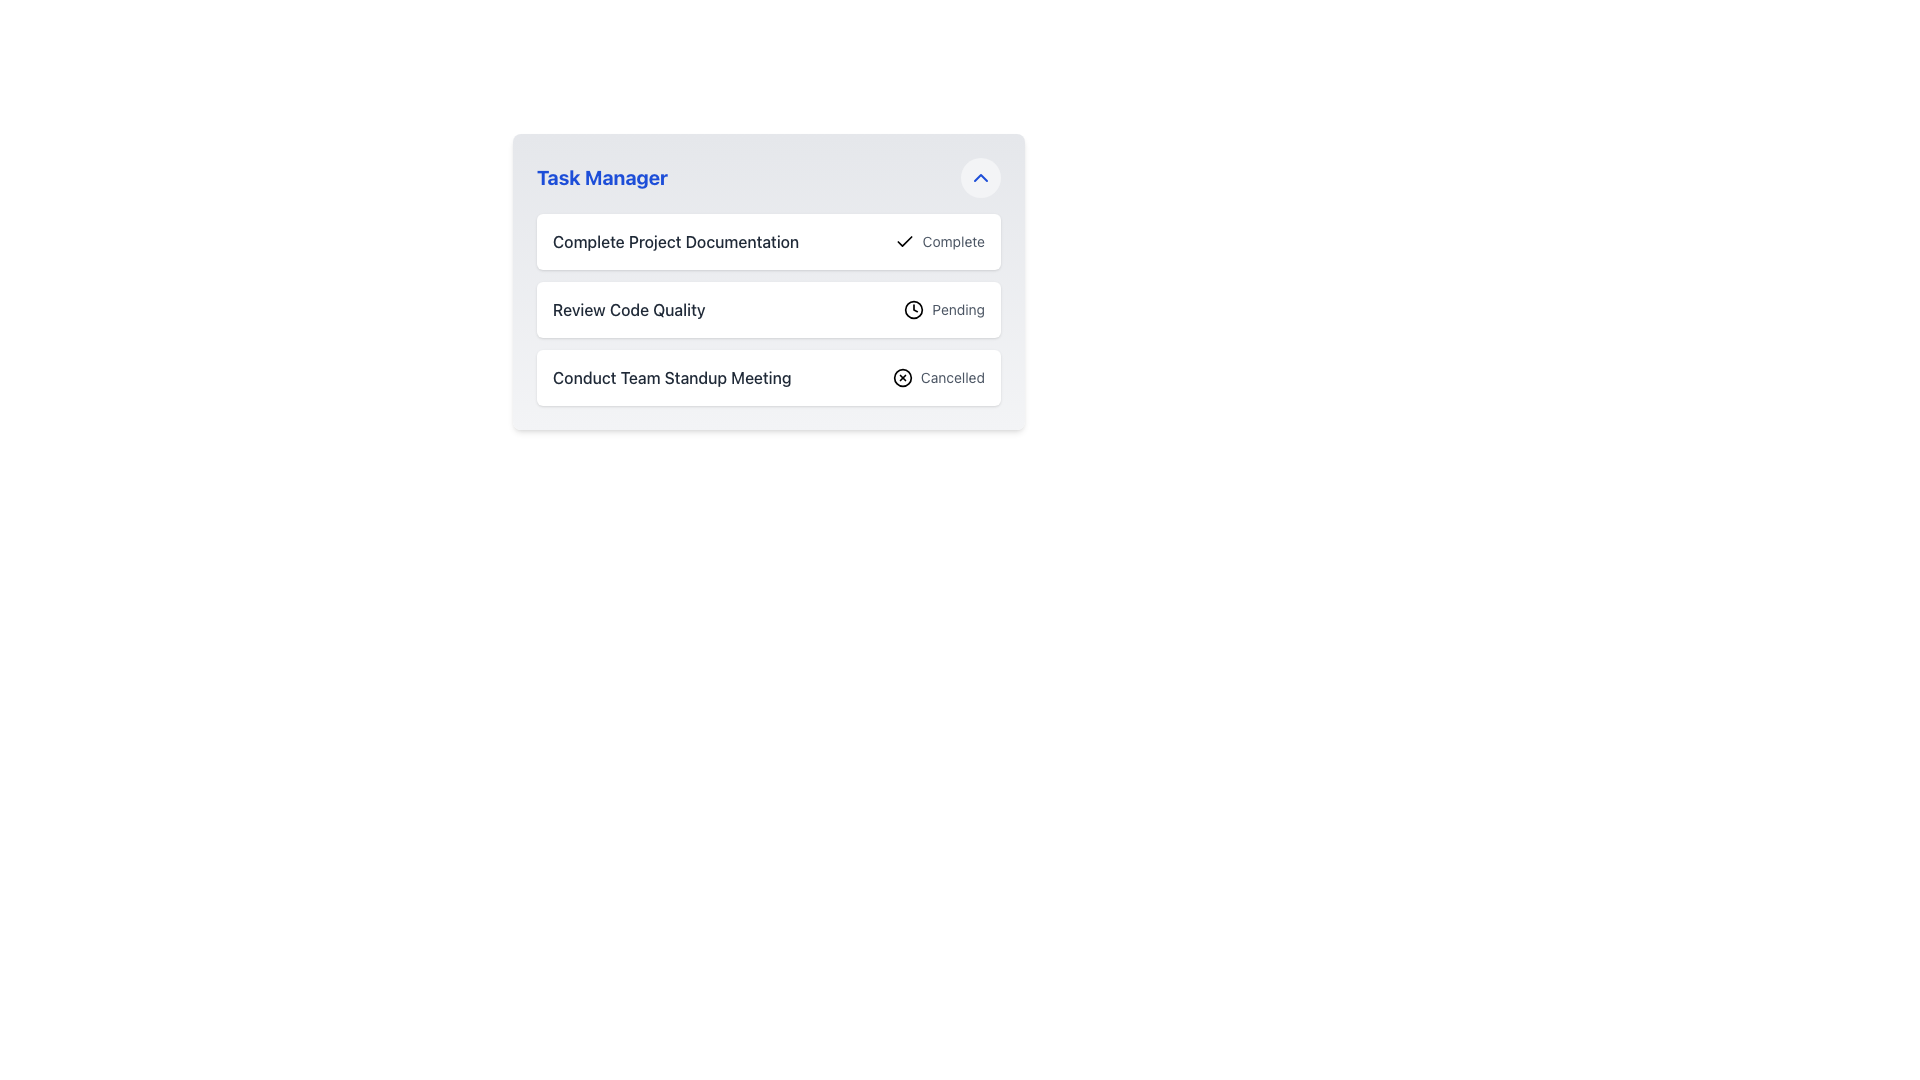  Describe the element at coordinates (901, 378) in the screenshot. I see `the circular icon with a cross inside it, located to the left of the 'Cancelled' text in the third row, alongside the 'Conduct Team Standup Meeting' label` at that location.